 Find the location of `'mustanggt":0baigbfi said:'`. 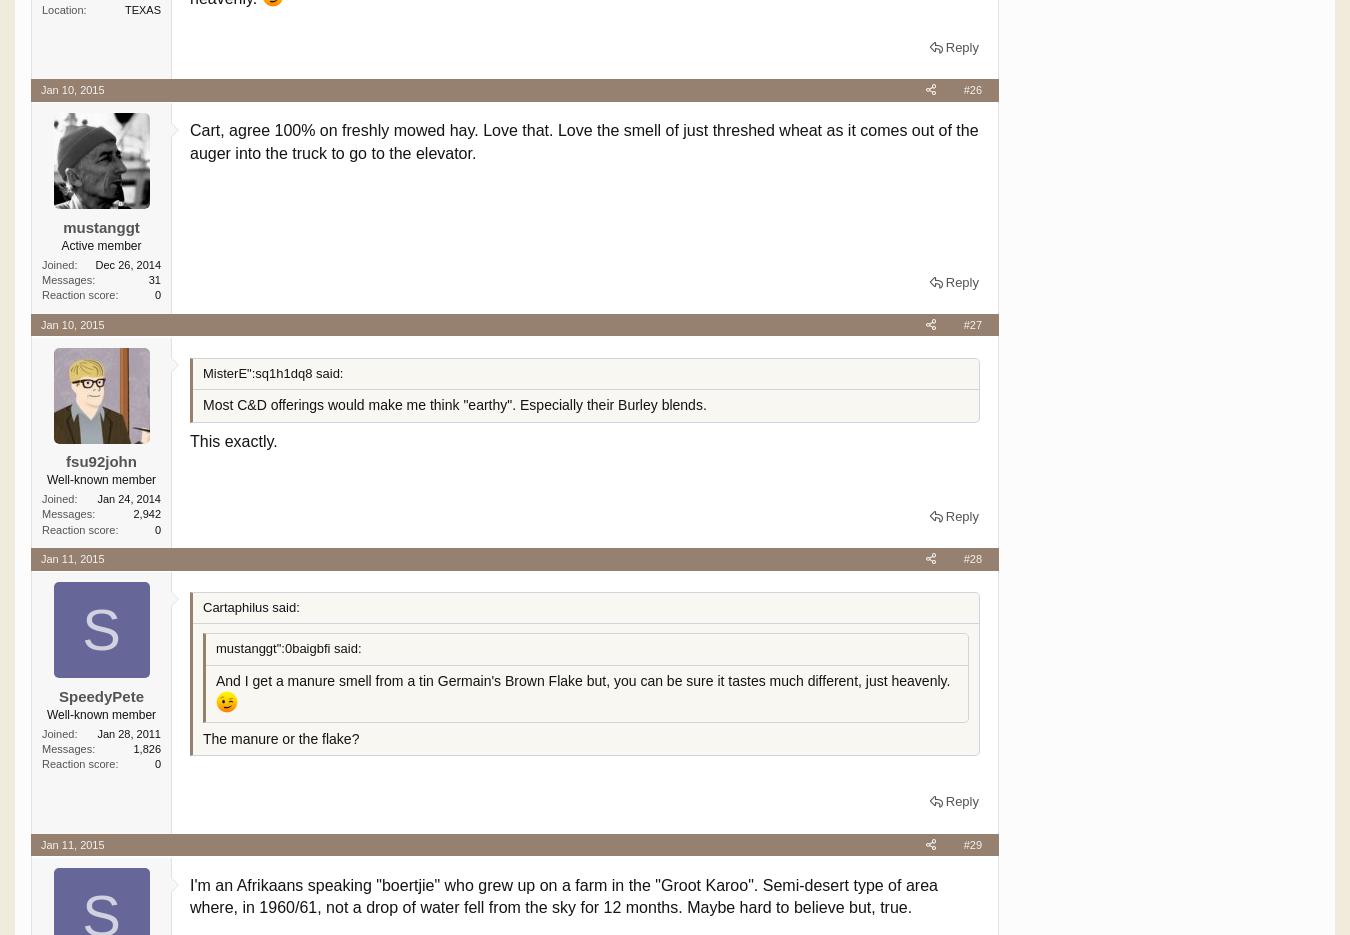

'mustanggt":0baigbfi said:' is located at coordinates (216, 648).